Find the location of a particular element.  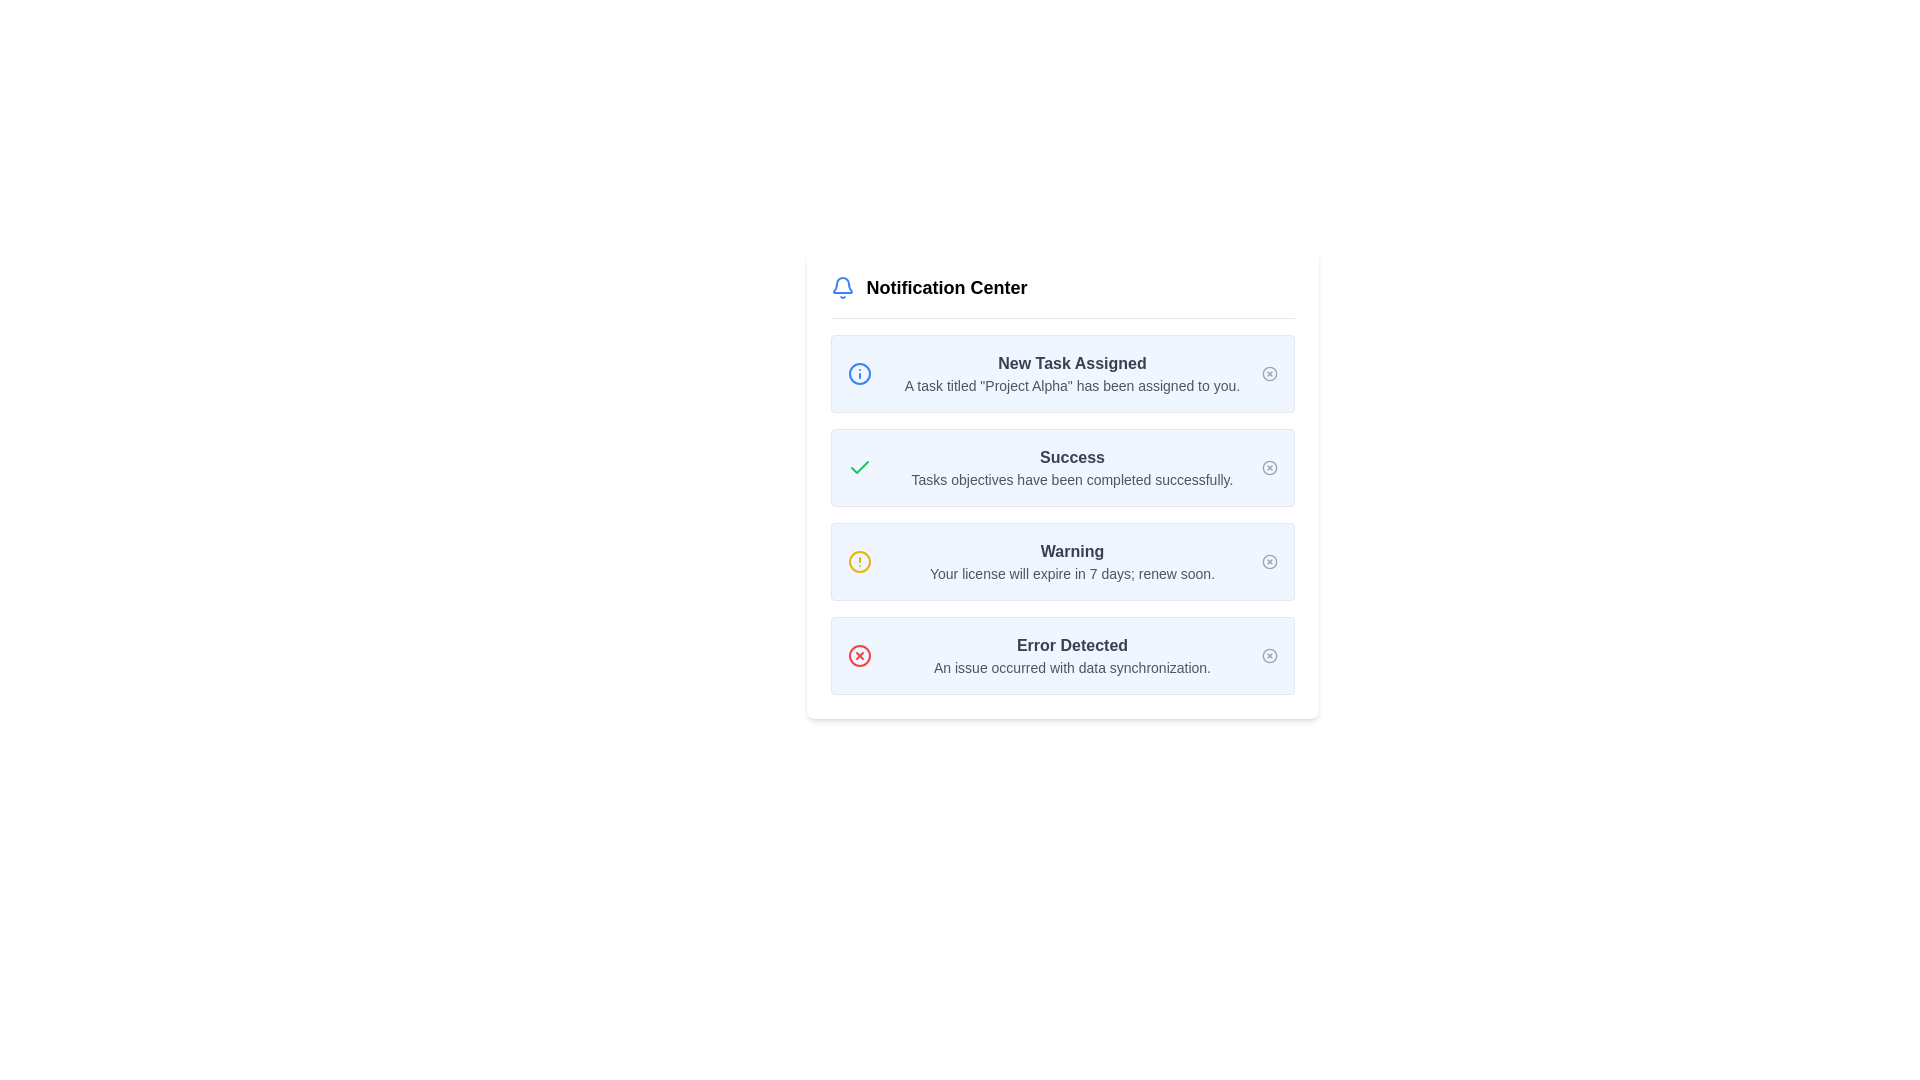

the circular gray button in the top-right corner of the notification card that indicates a warning about license expiration is located at coordinates (1268, 562).